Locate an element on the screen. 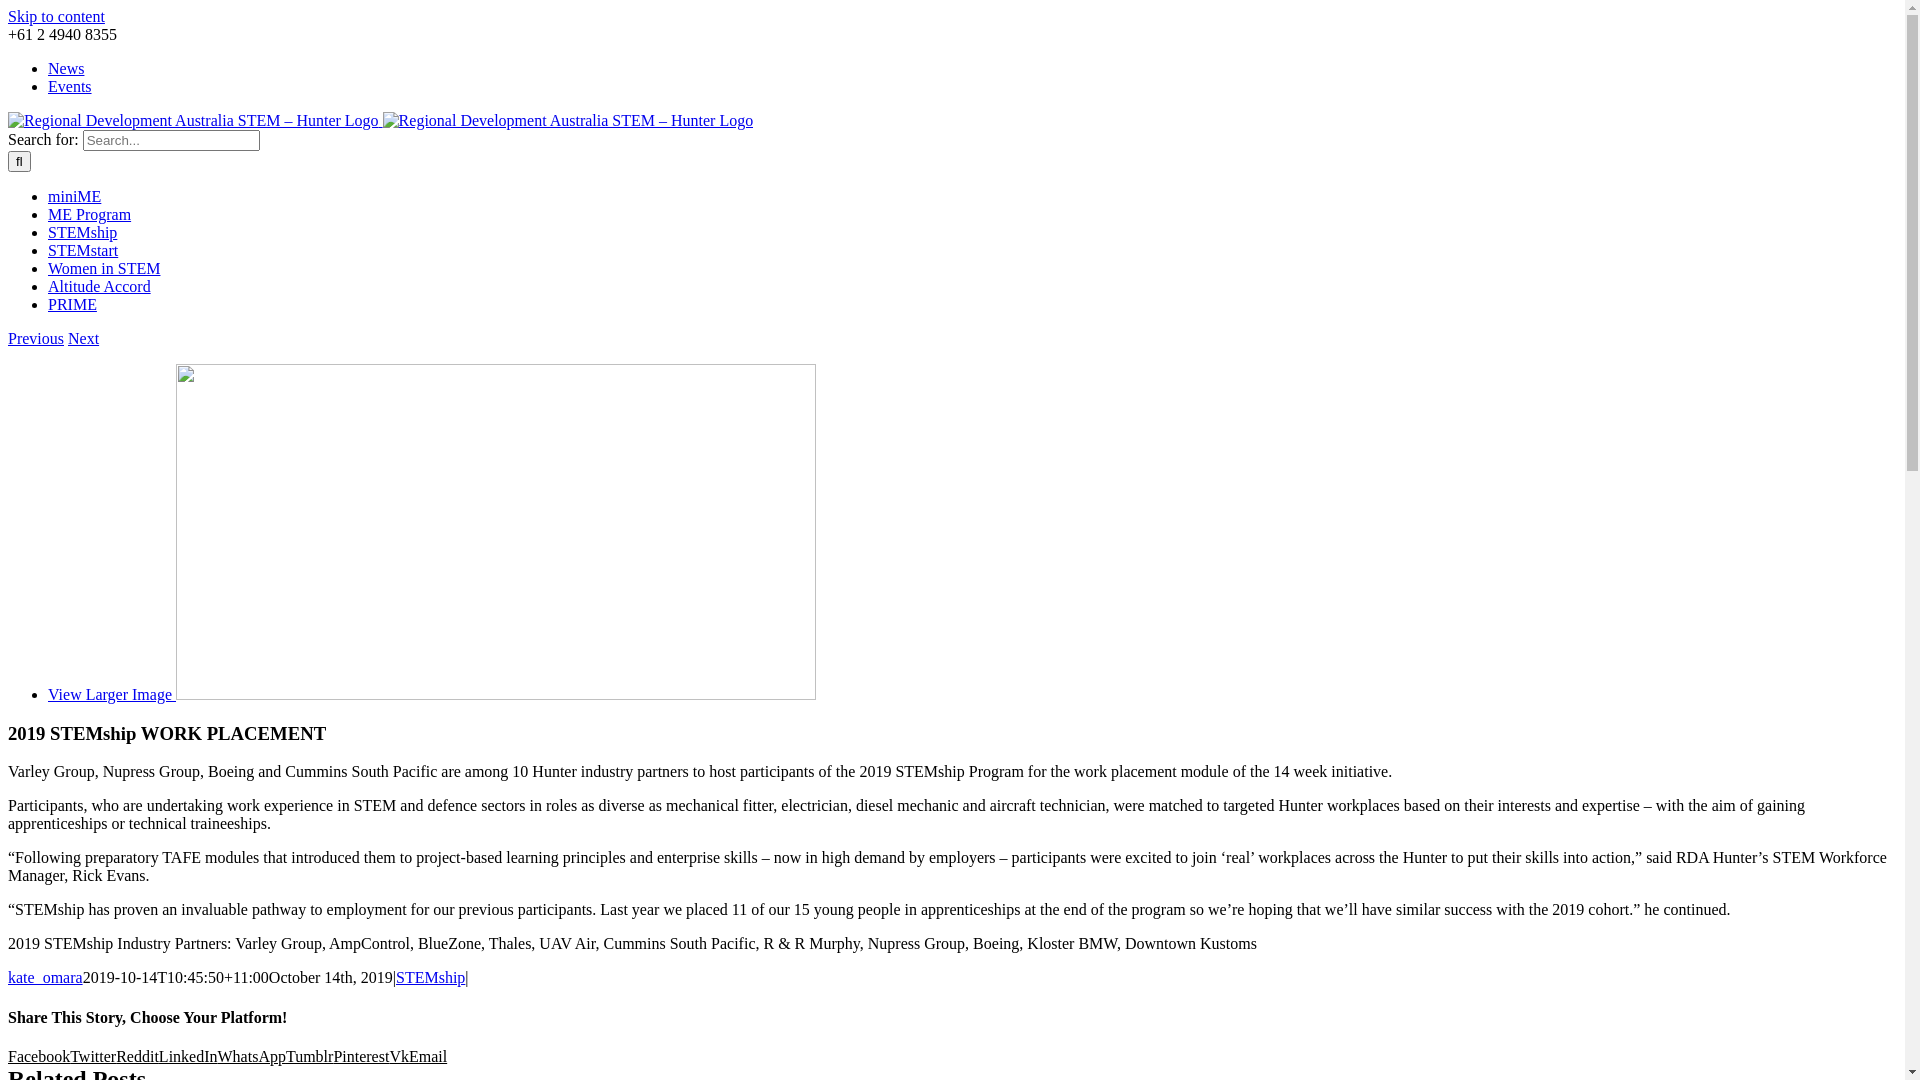  'Twitter' is located at coordinates (91, 1055).